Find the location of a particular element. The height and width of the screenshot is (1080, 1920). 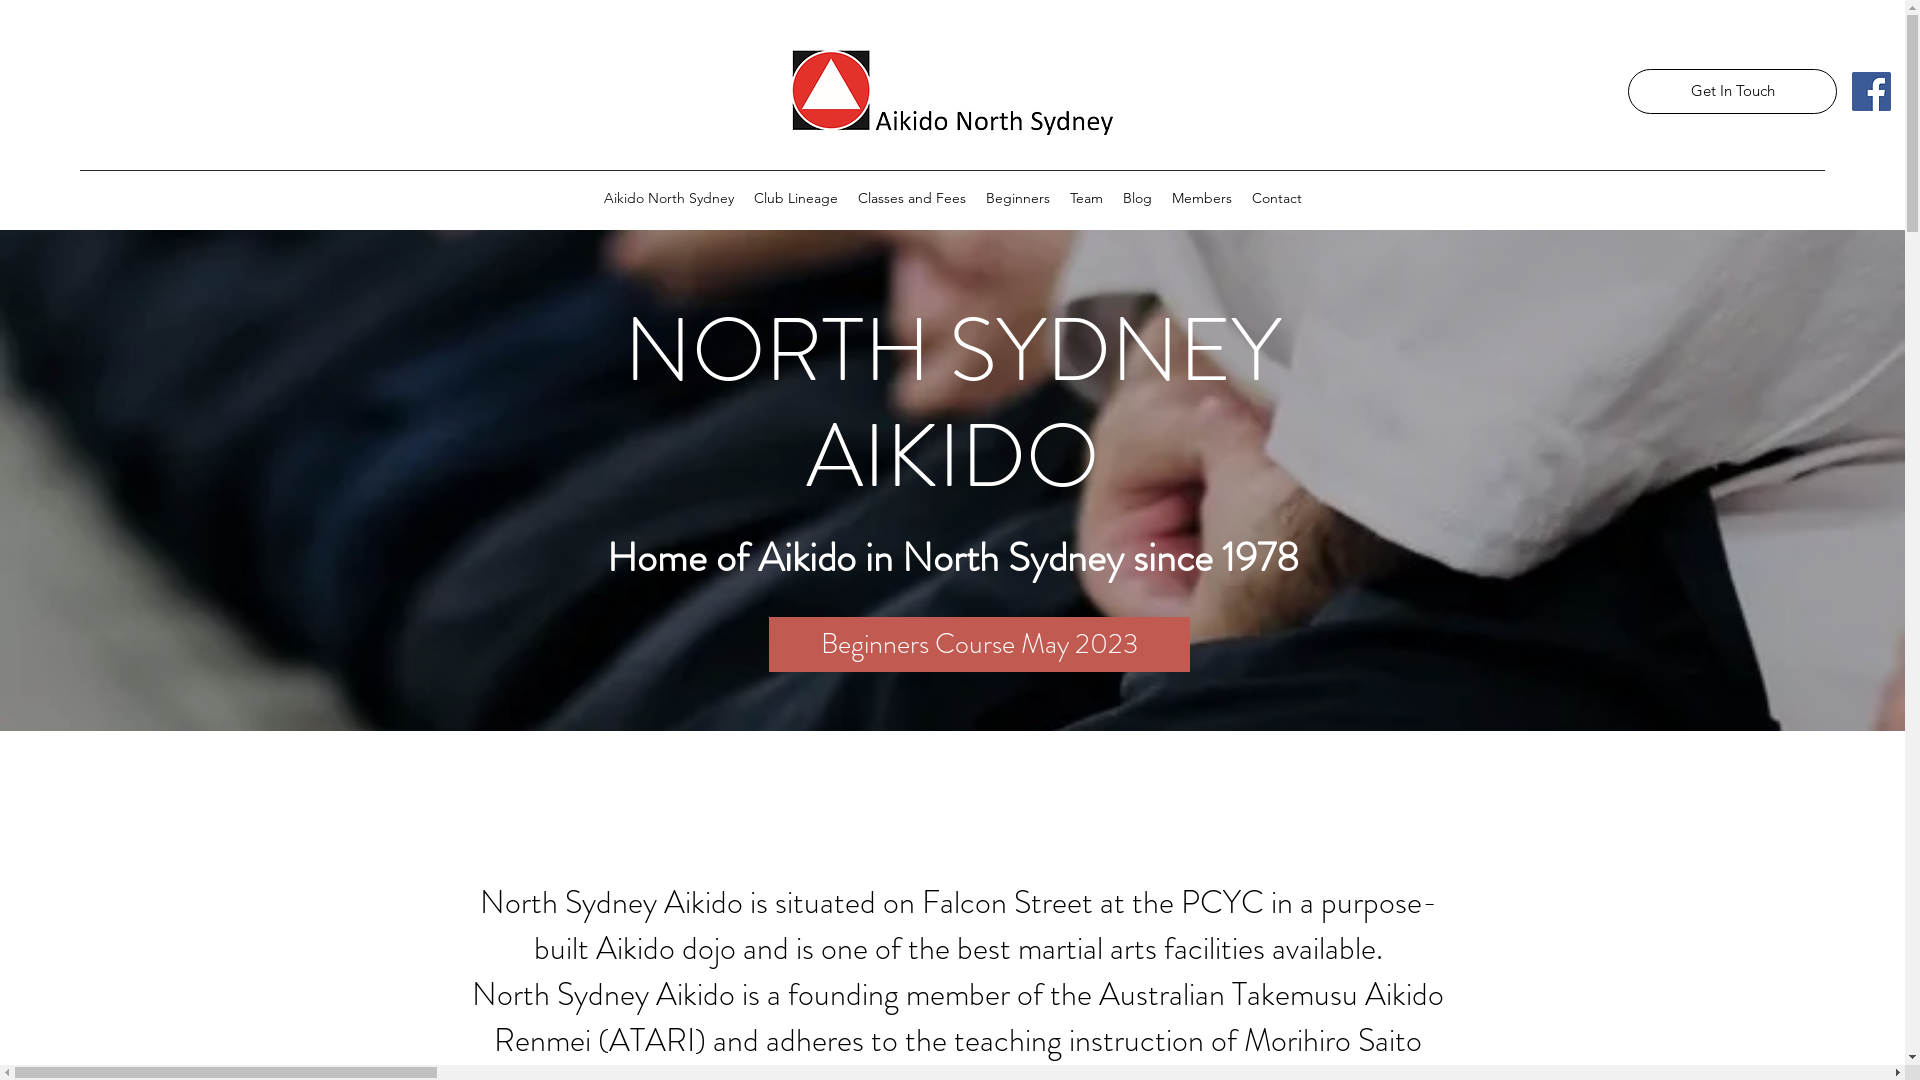

'Beginners Course May 2023' is located at coordinates (978, 644).